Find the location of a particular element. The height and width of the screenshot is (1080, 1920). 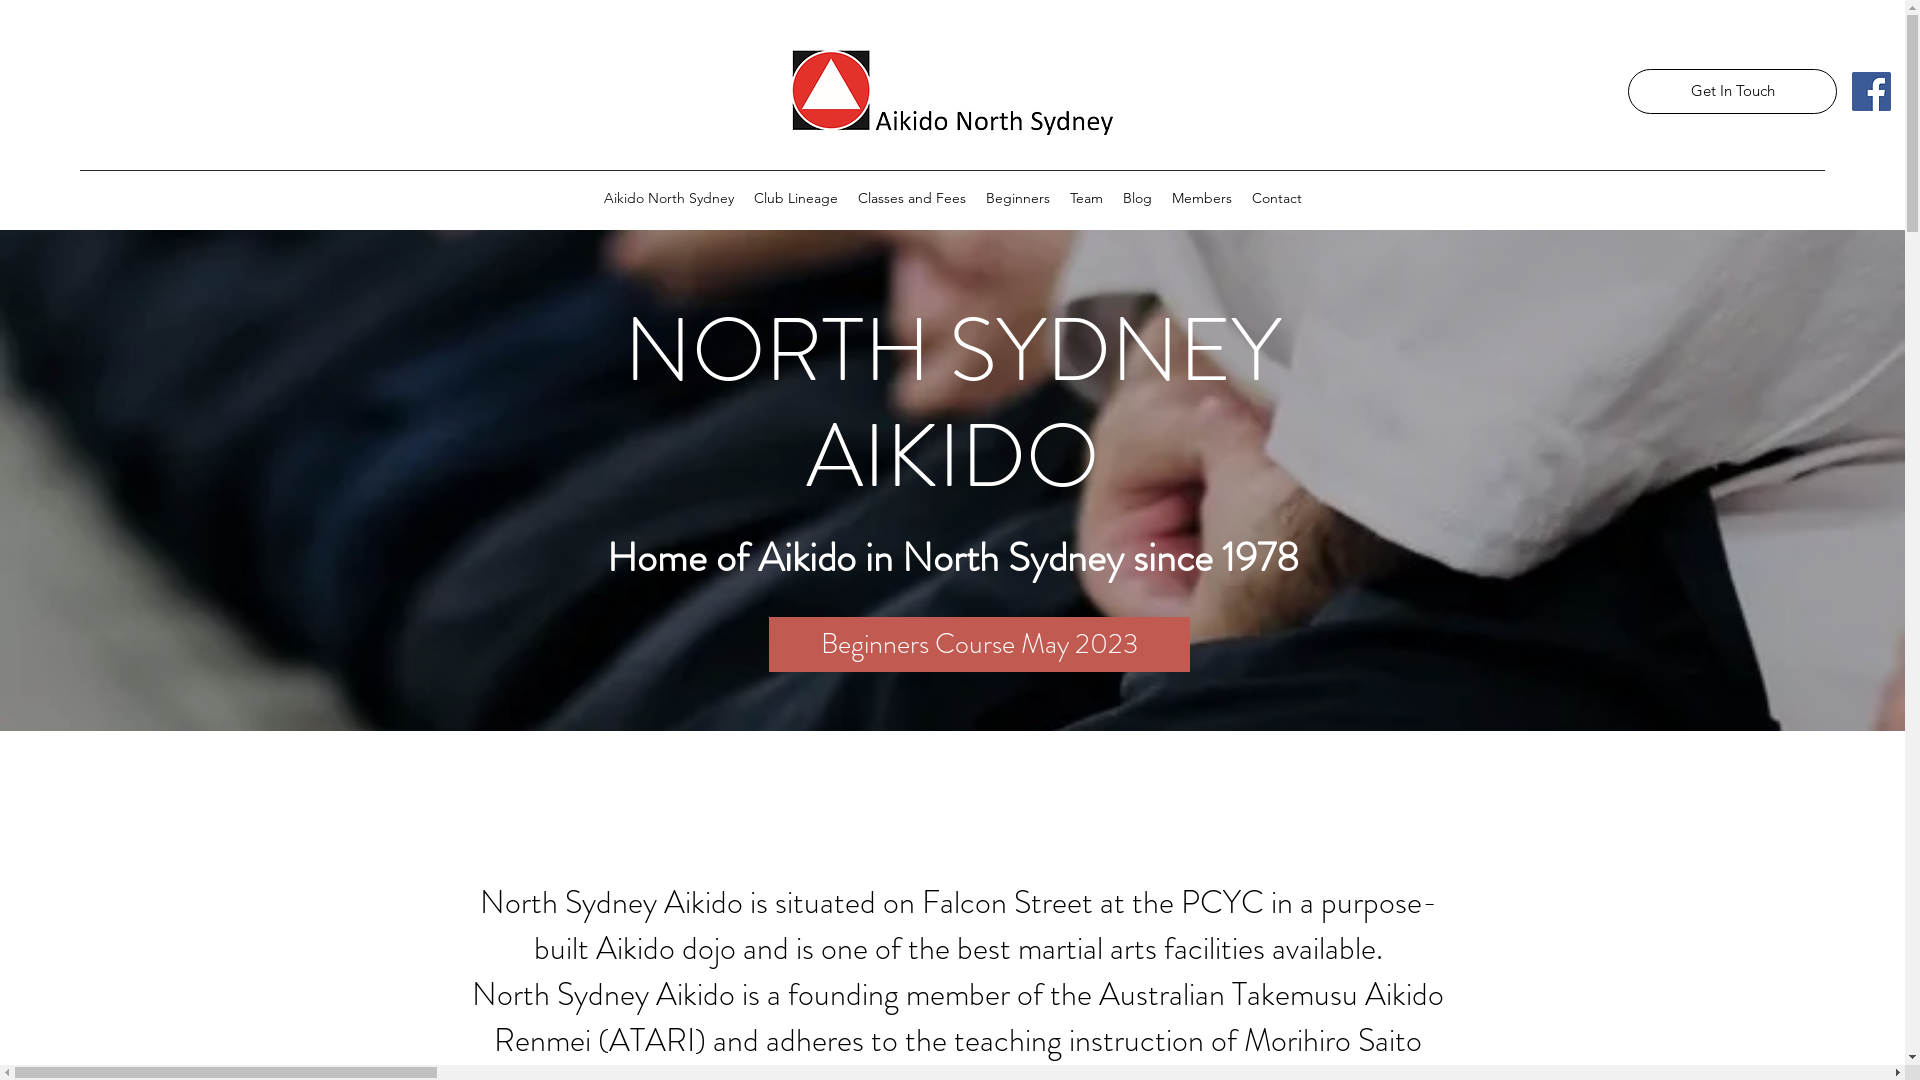

'Beginners Course May 2023' is located at coordinates (978, 644).